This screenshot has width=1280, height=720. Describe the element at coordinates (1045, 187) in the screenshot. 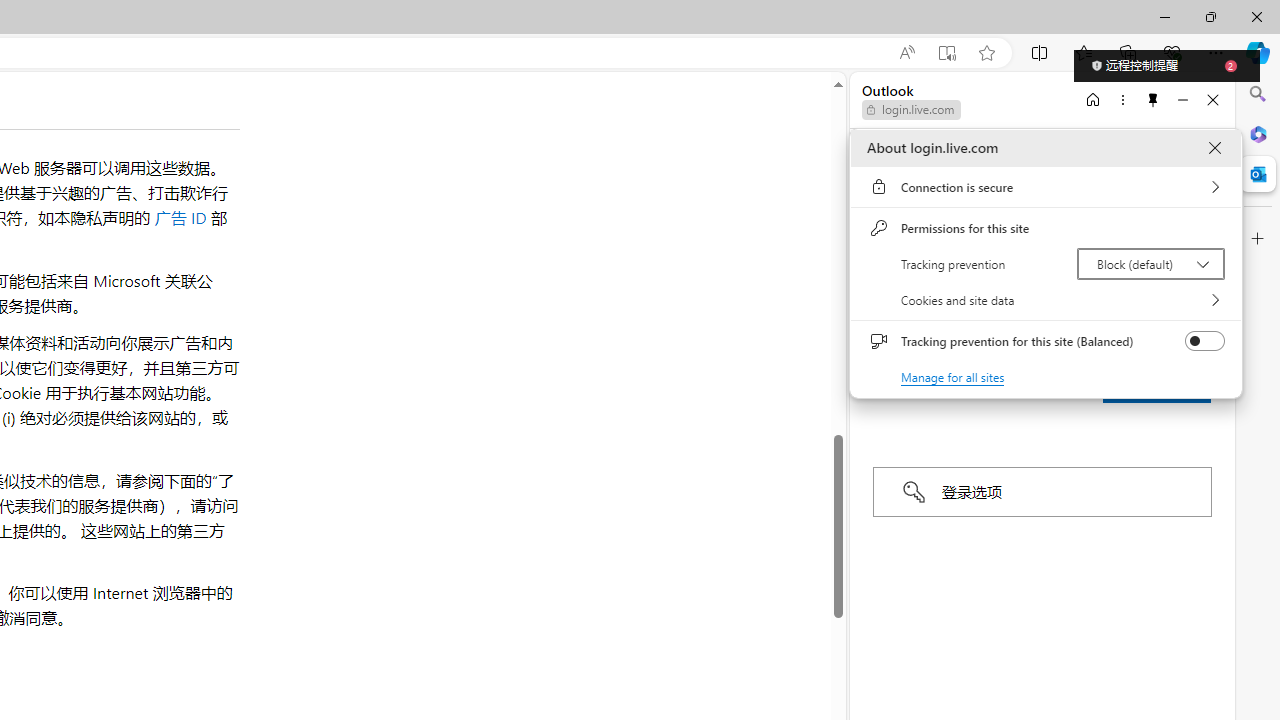

I see `'Connection is secure'` at that location.